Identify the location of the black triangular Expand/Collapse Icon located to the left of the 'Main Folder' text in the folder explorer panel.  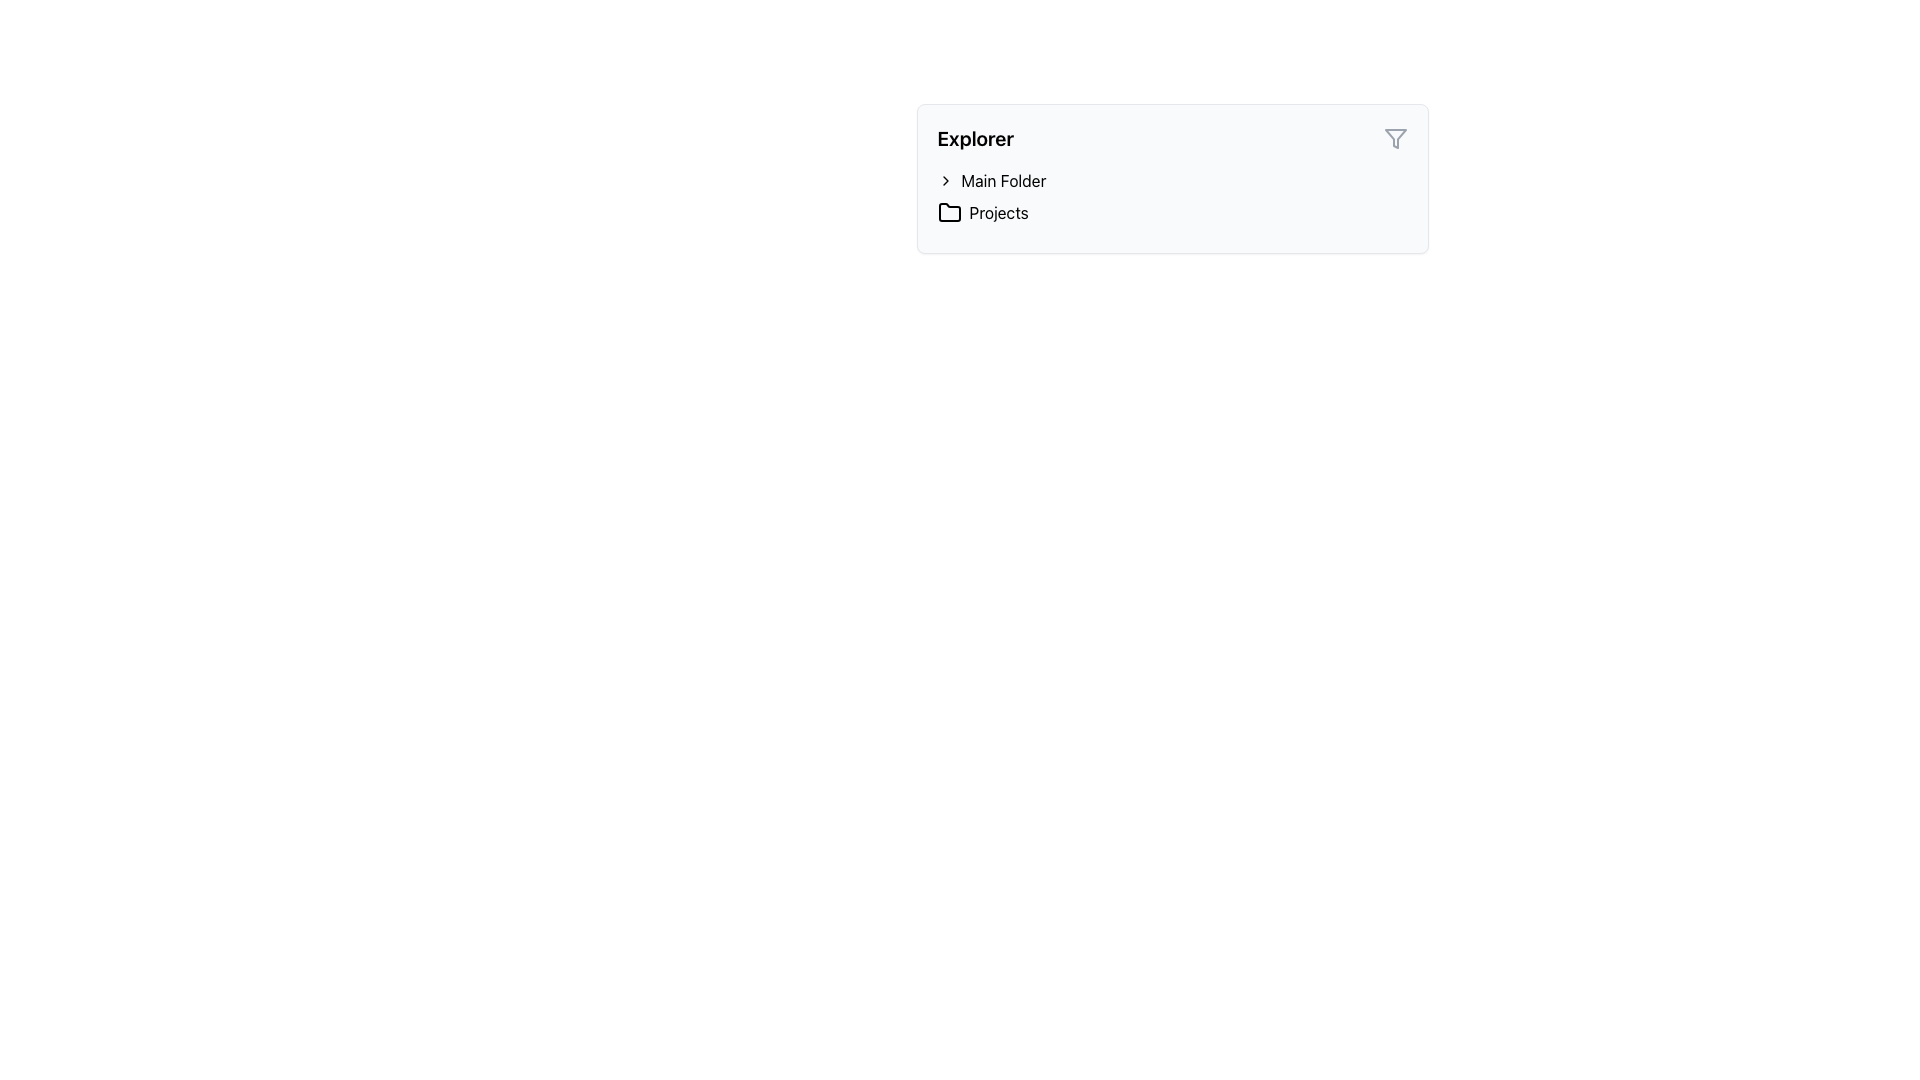
(944, 181).